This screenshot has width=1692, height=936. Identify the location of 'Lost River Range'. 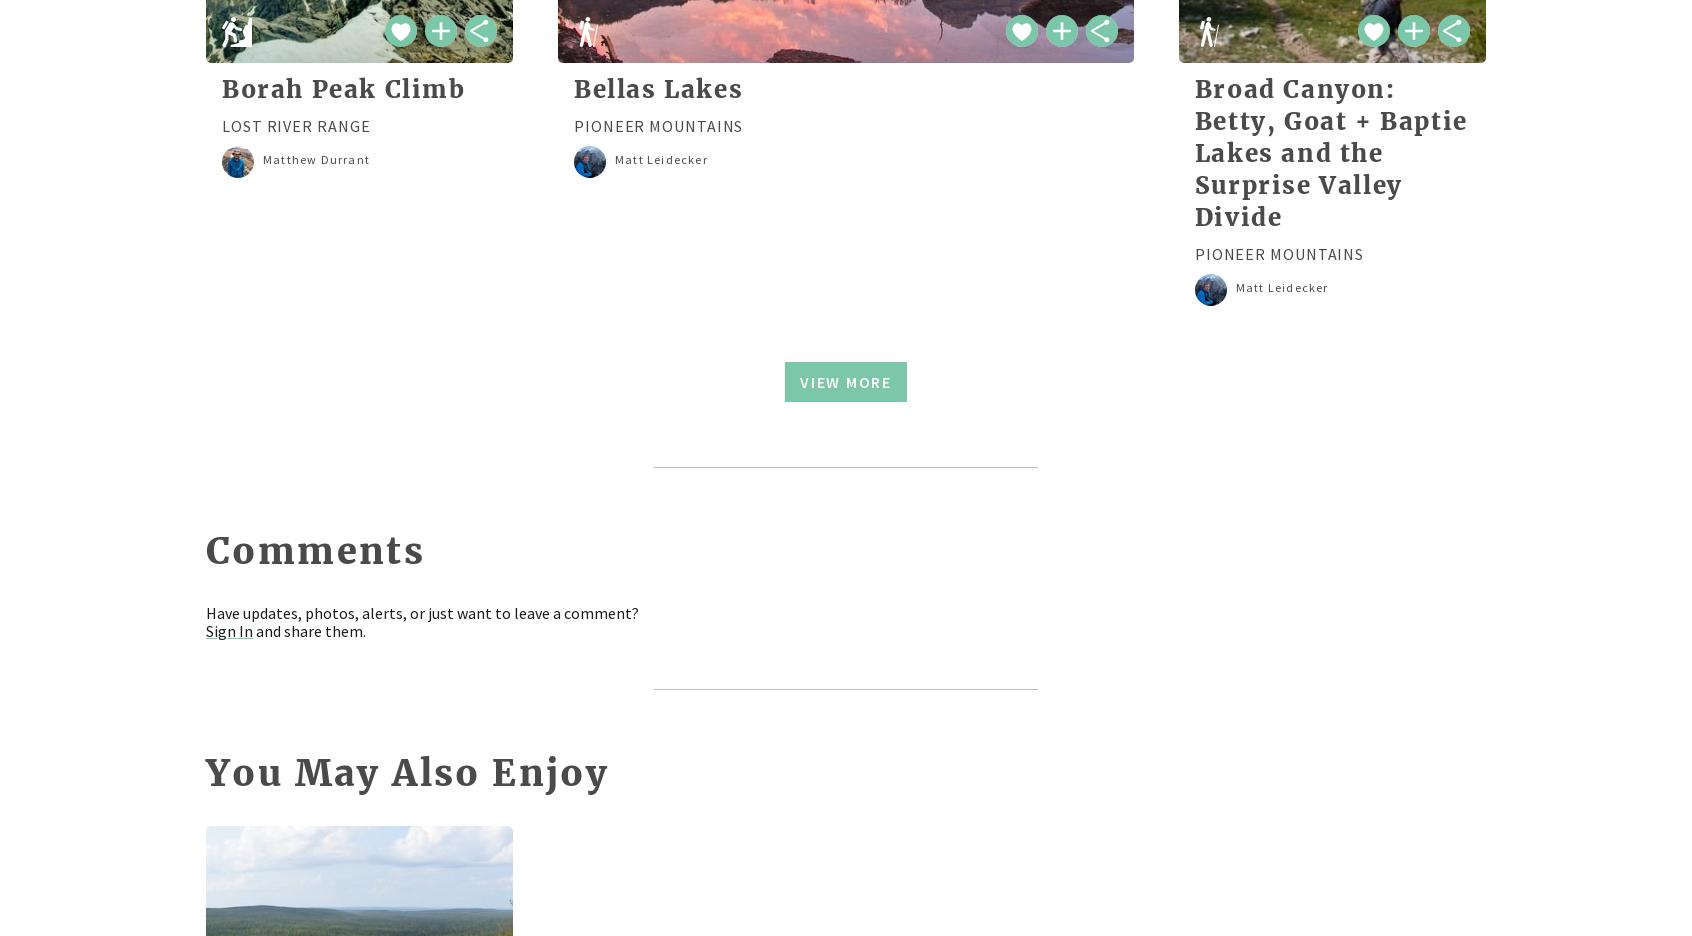
(294, 125).